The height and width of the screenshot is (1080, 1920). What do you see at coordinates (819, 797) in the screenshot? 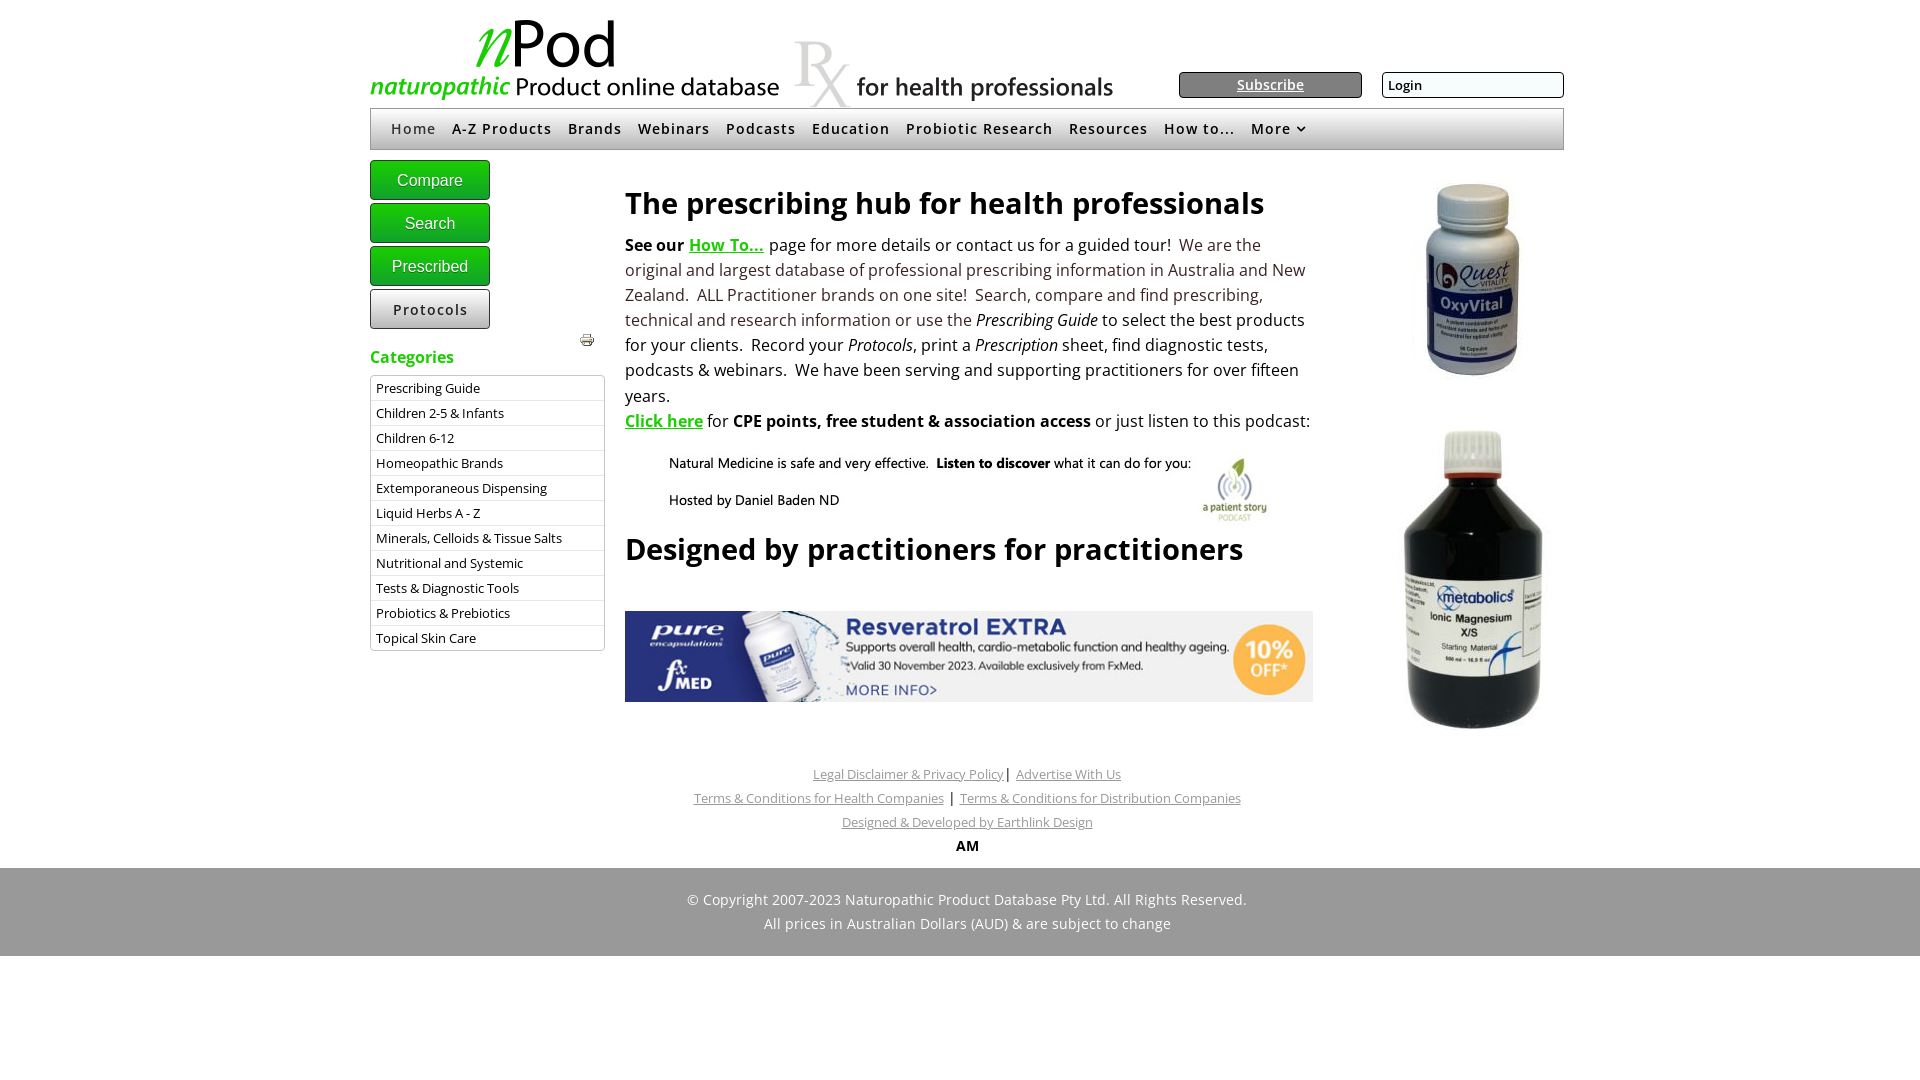
I see `'Terms & Conditions for Health Companies'` at bounding box center [819, 797].